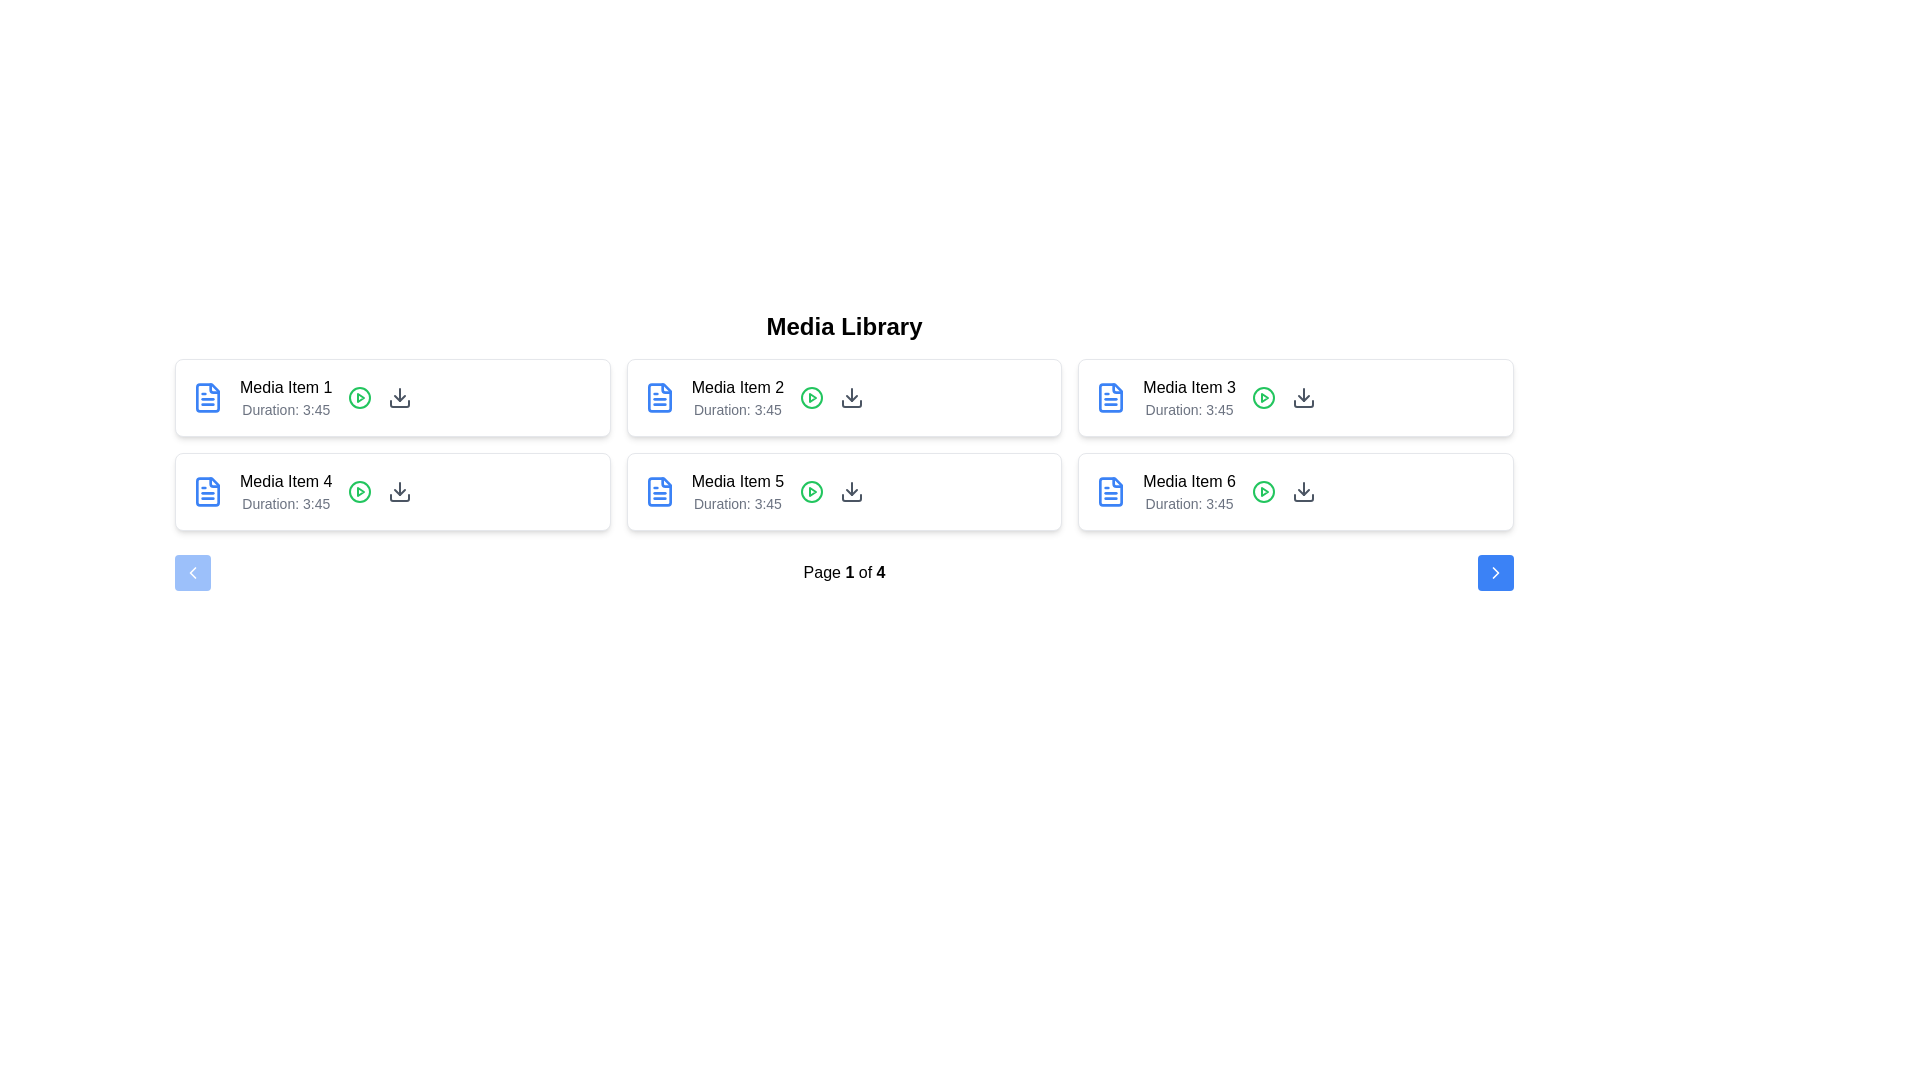 This screenshot has height=1080, width=1920. I want to click on the blue SVG icon representing a document with lines located in the top-left corner of the 'Media Item 6' card, so click(1110, 492).